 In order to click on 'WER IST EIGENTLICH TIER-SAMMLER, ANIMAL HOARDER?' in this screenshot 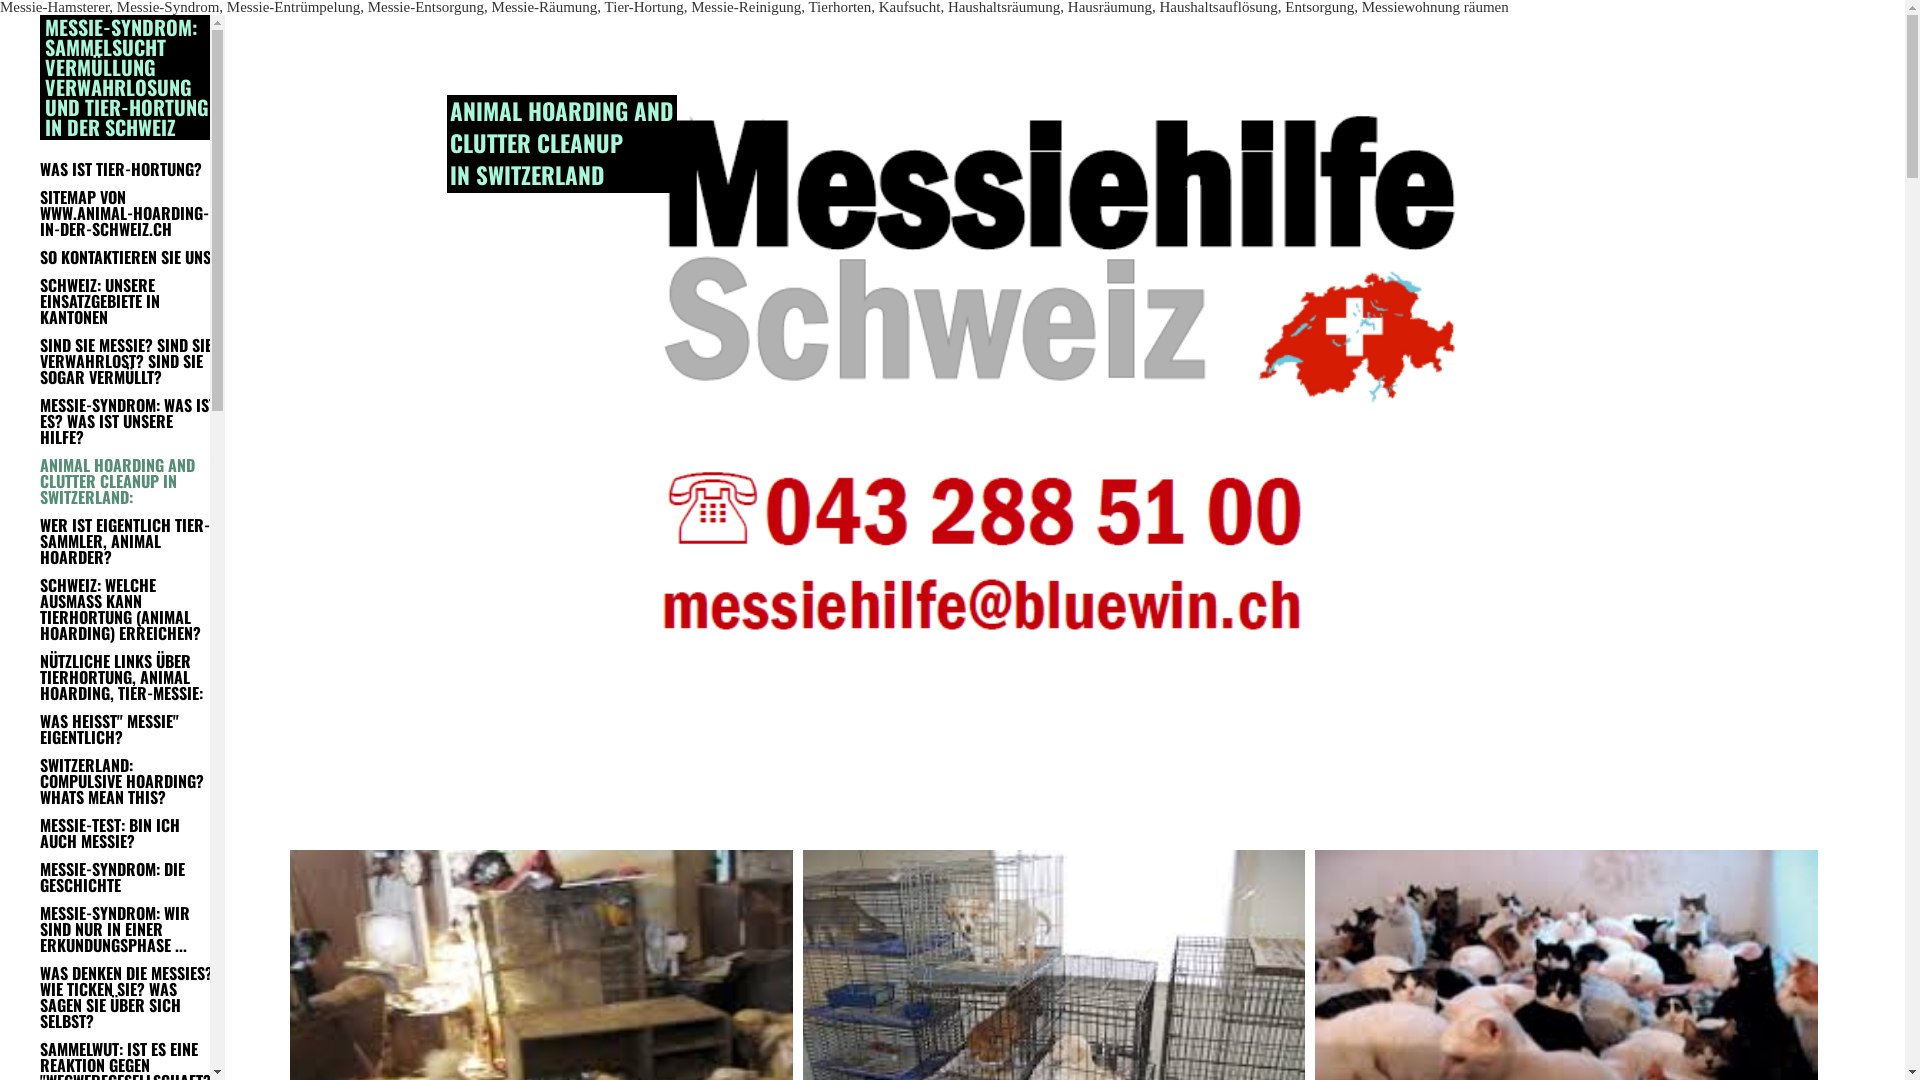, I will do `click(39, 540)`.